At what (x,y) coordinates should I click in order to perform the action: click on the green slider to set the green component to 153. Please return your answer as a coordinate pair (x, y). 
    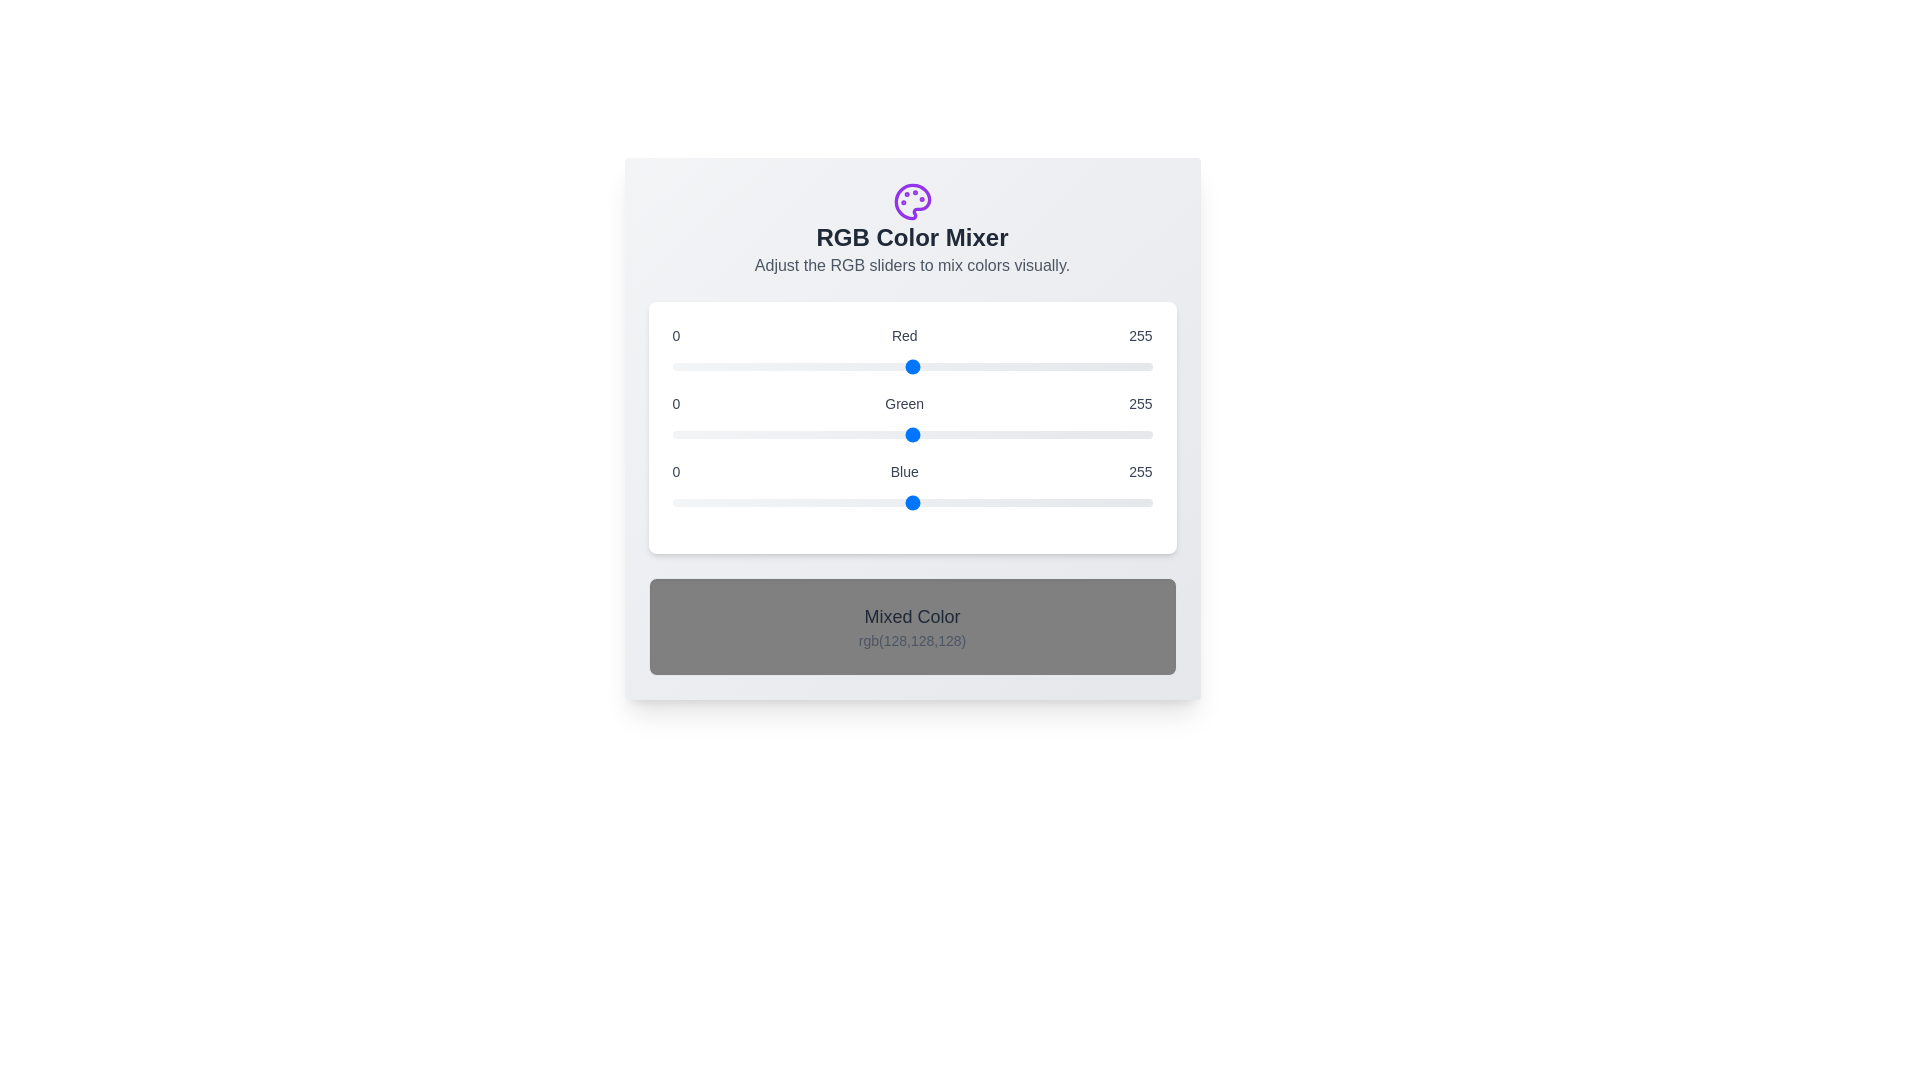
    Looking at the image, I should click on (960, 434).